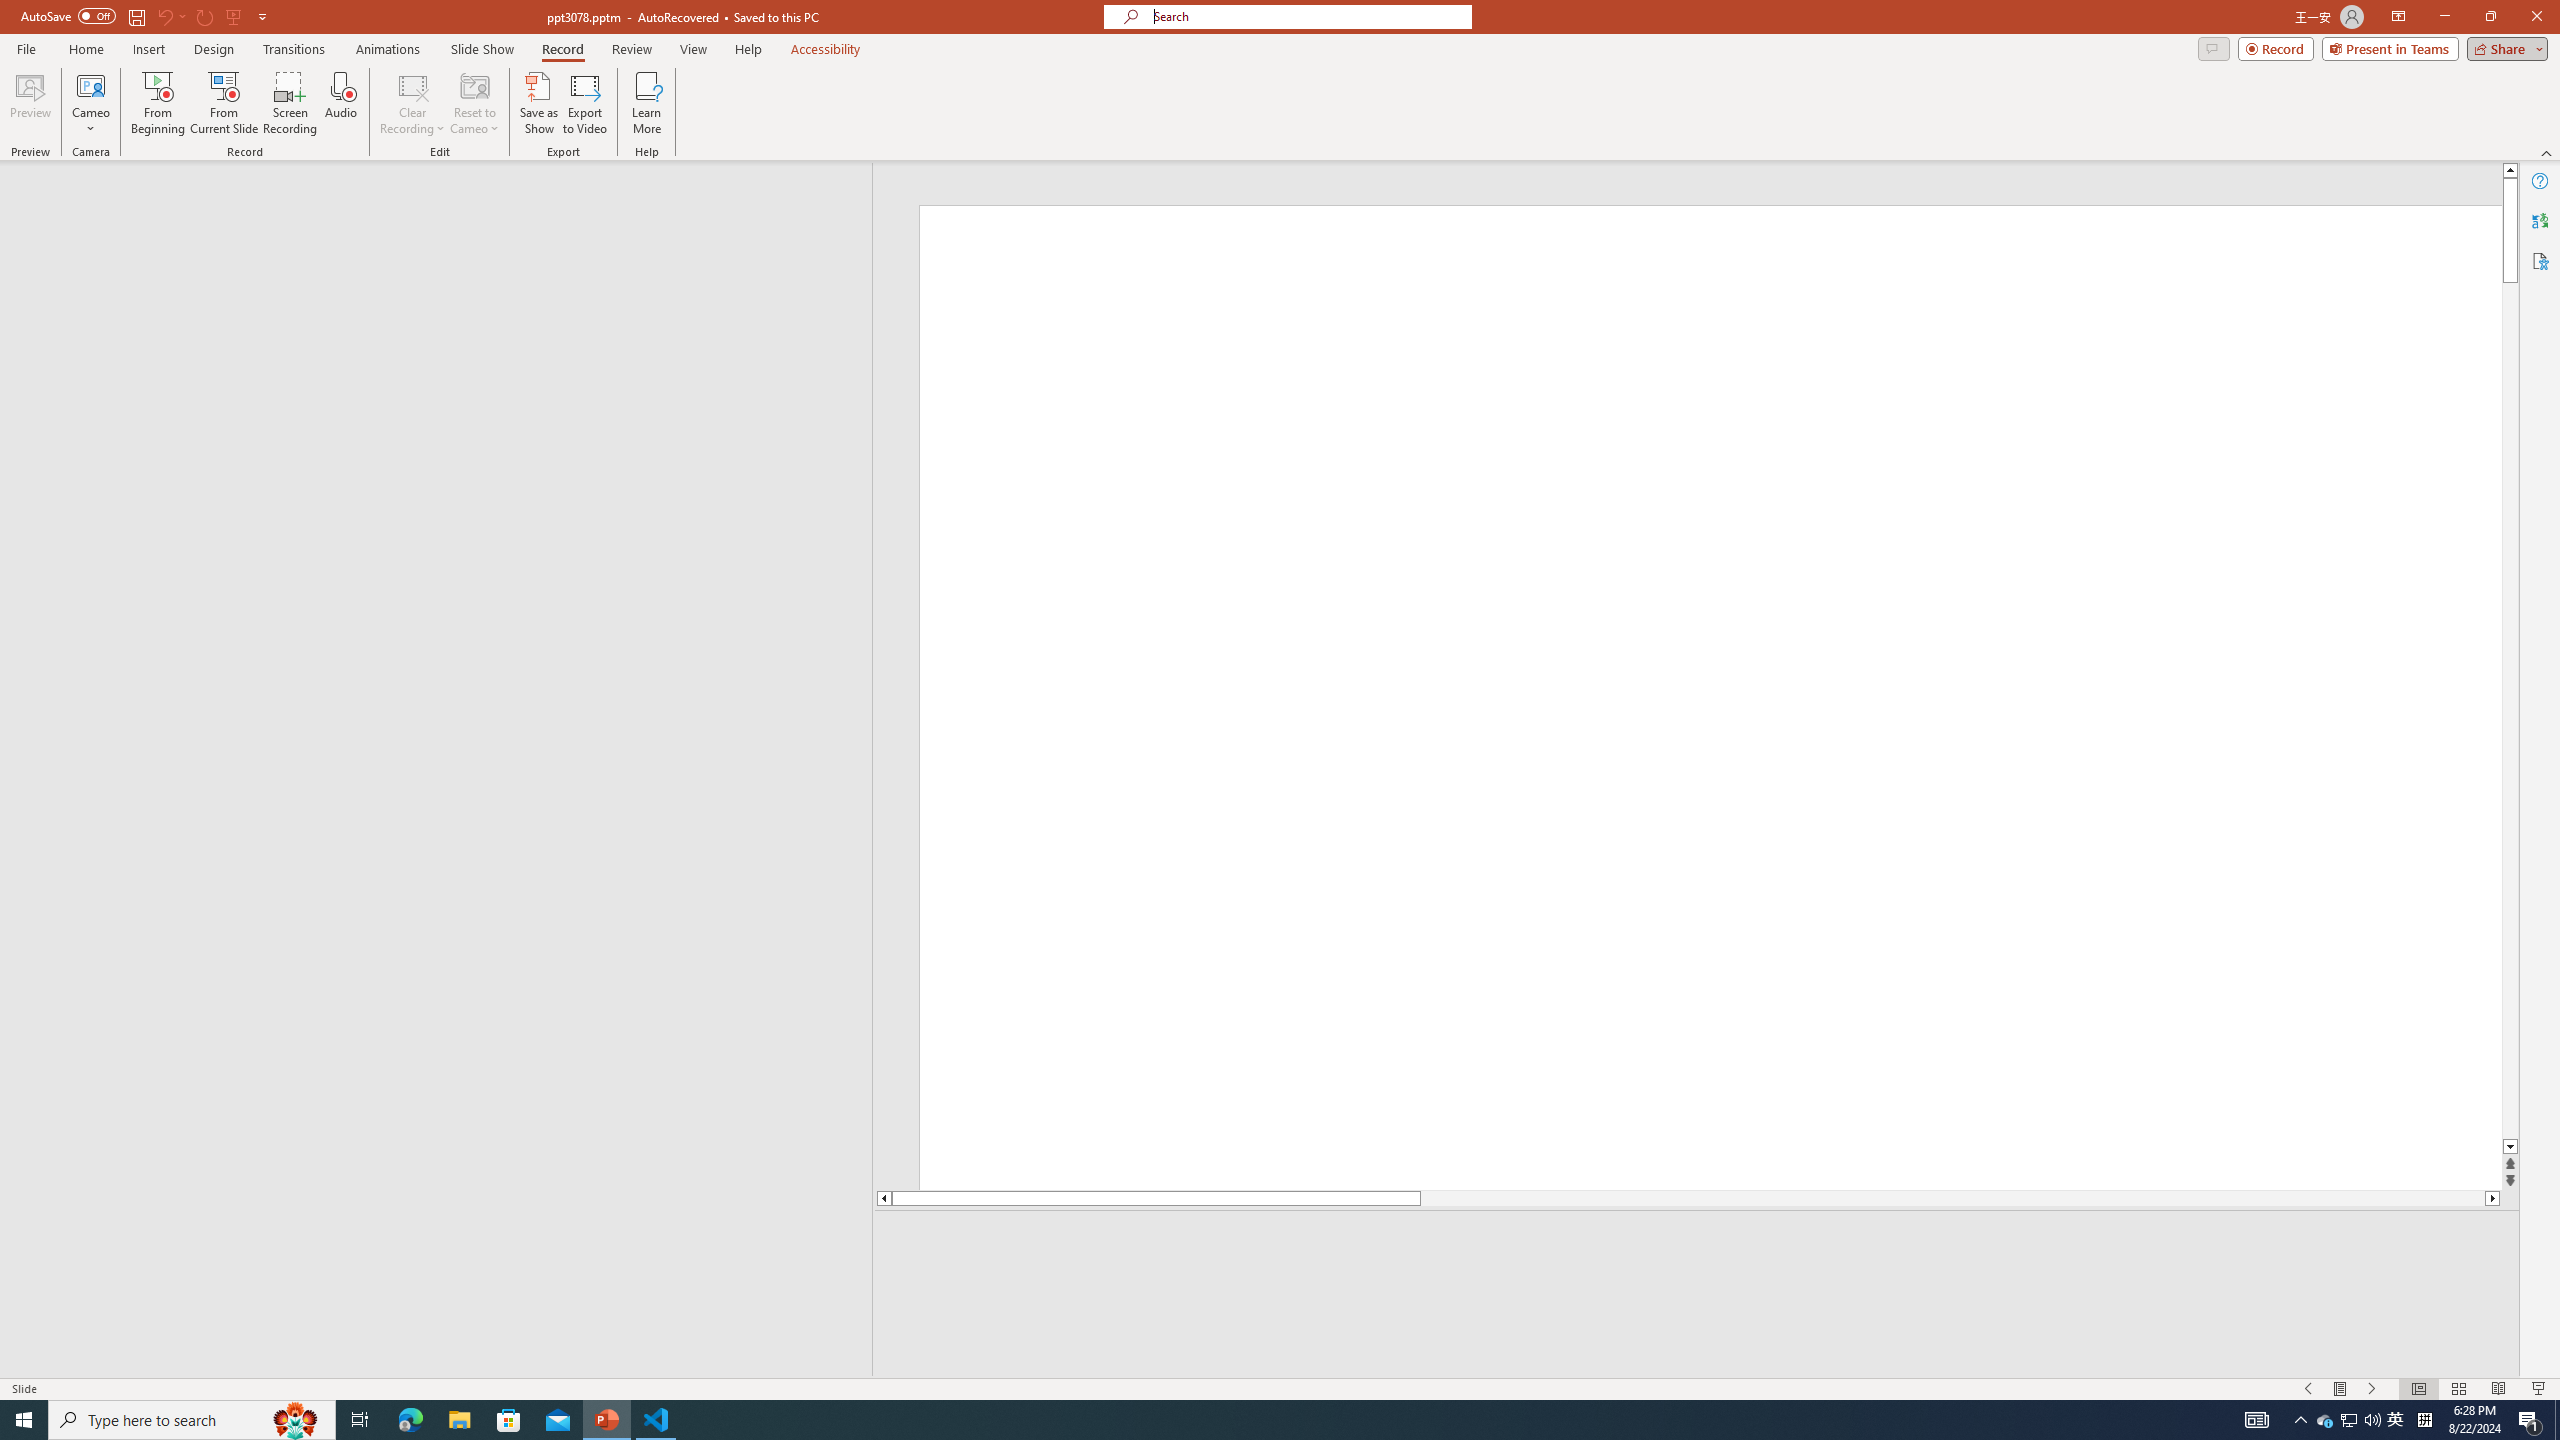 This screenshot has height=1440, width=2560. I want to click on 'Clear Recording', so click(412, 103).